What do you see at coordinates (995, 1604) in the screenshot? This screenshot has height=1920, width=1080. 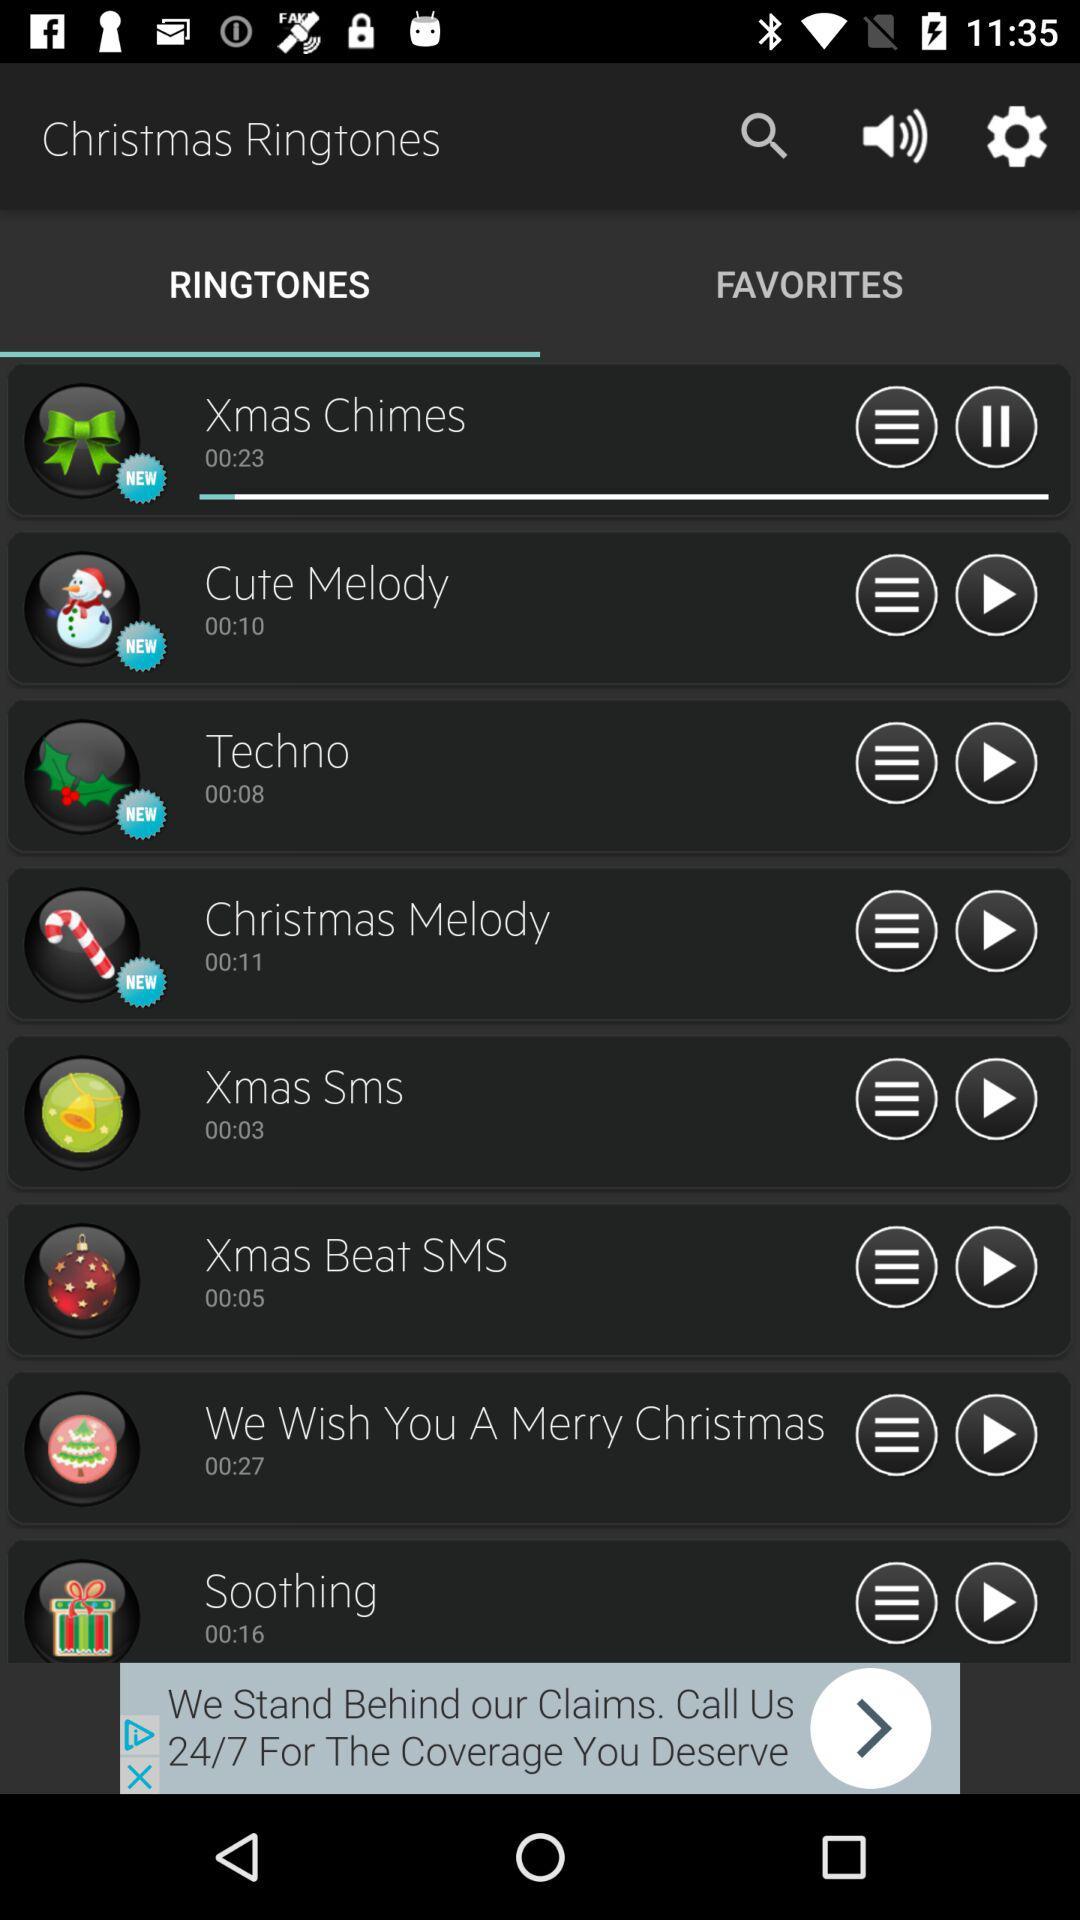 I see `next` at bounding box center [995, 1604].